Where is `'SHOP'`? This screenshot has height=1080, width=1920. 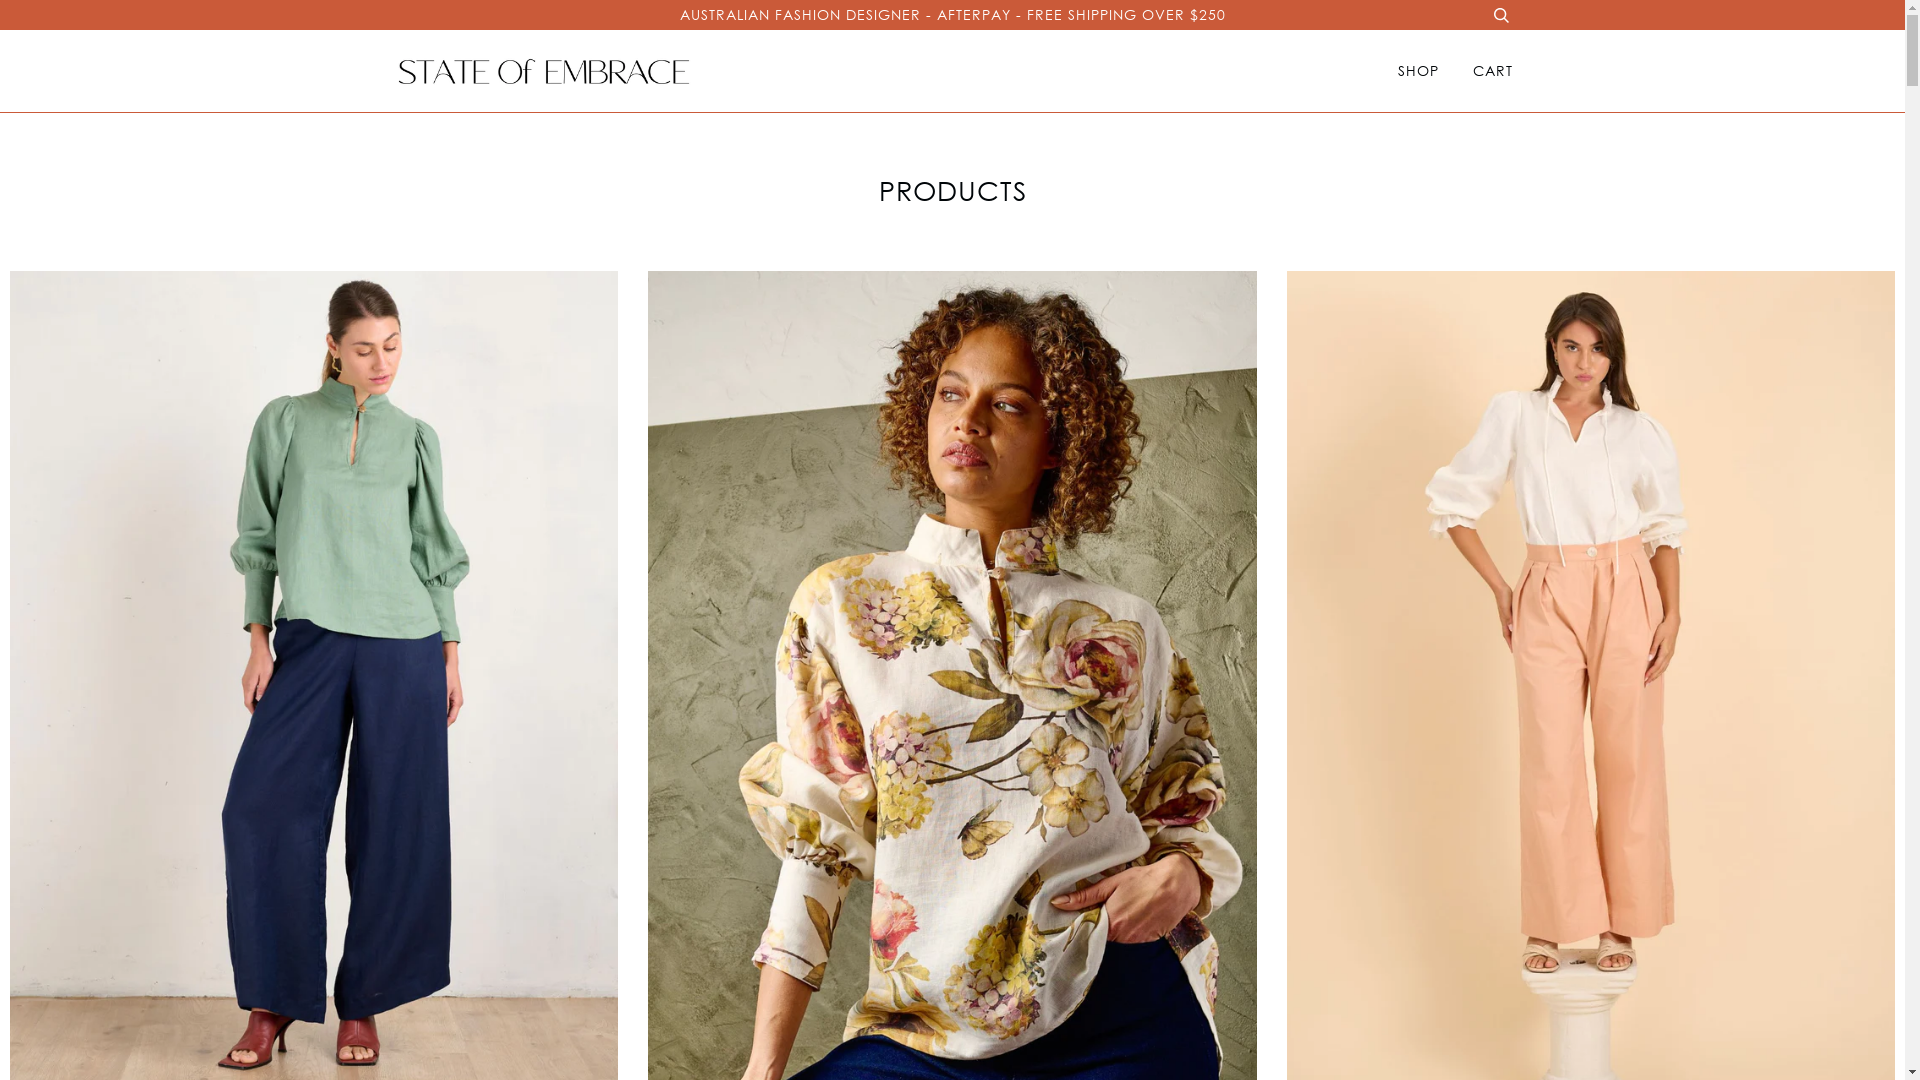
'SHOP' is located at coordinates (1417, 69).